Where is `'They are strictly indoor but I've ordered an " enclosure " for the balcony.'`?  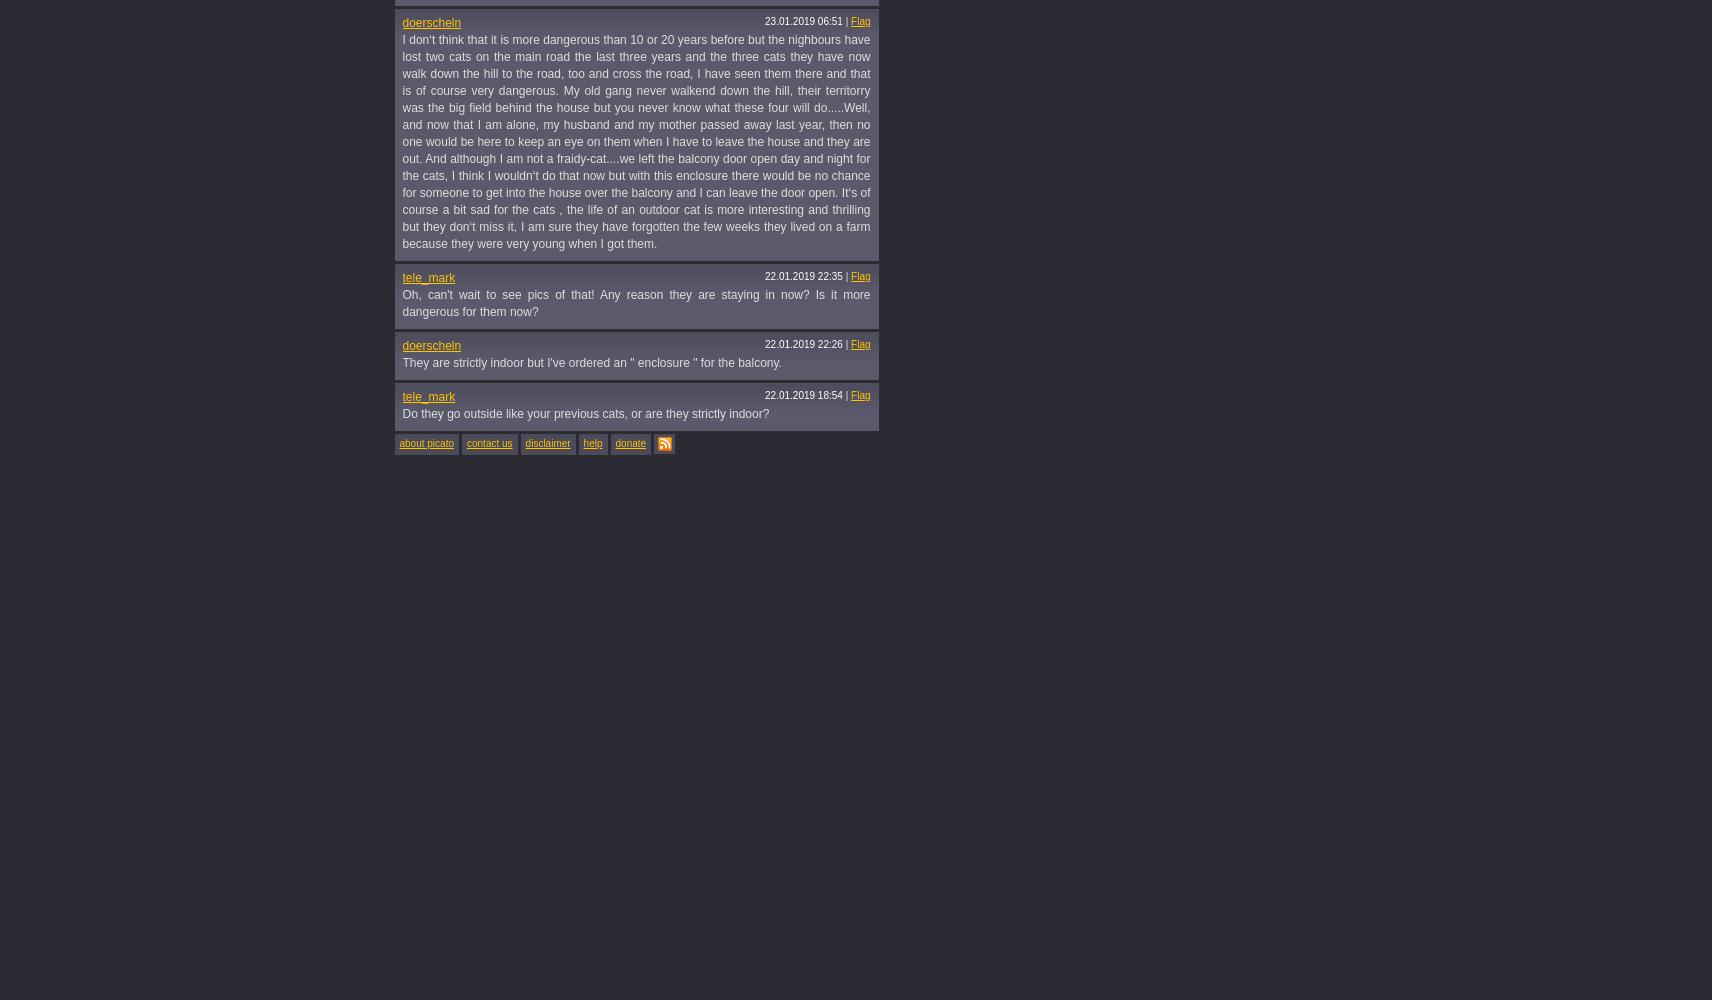 'They are strictly indoor but I've ordered an " enclosure " for the balcony.' is located at coordinates (590, 362).